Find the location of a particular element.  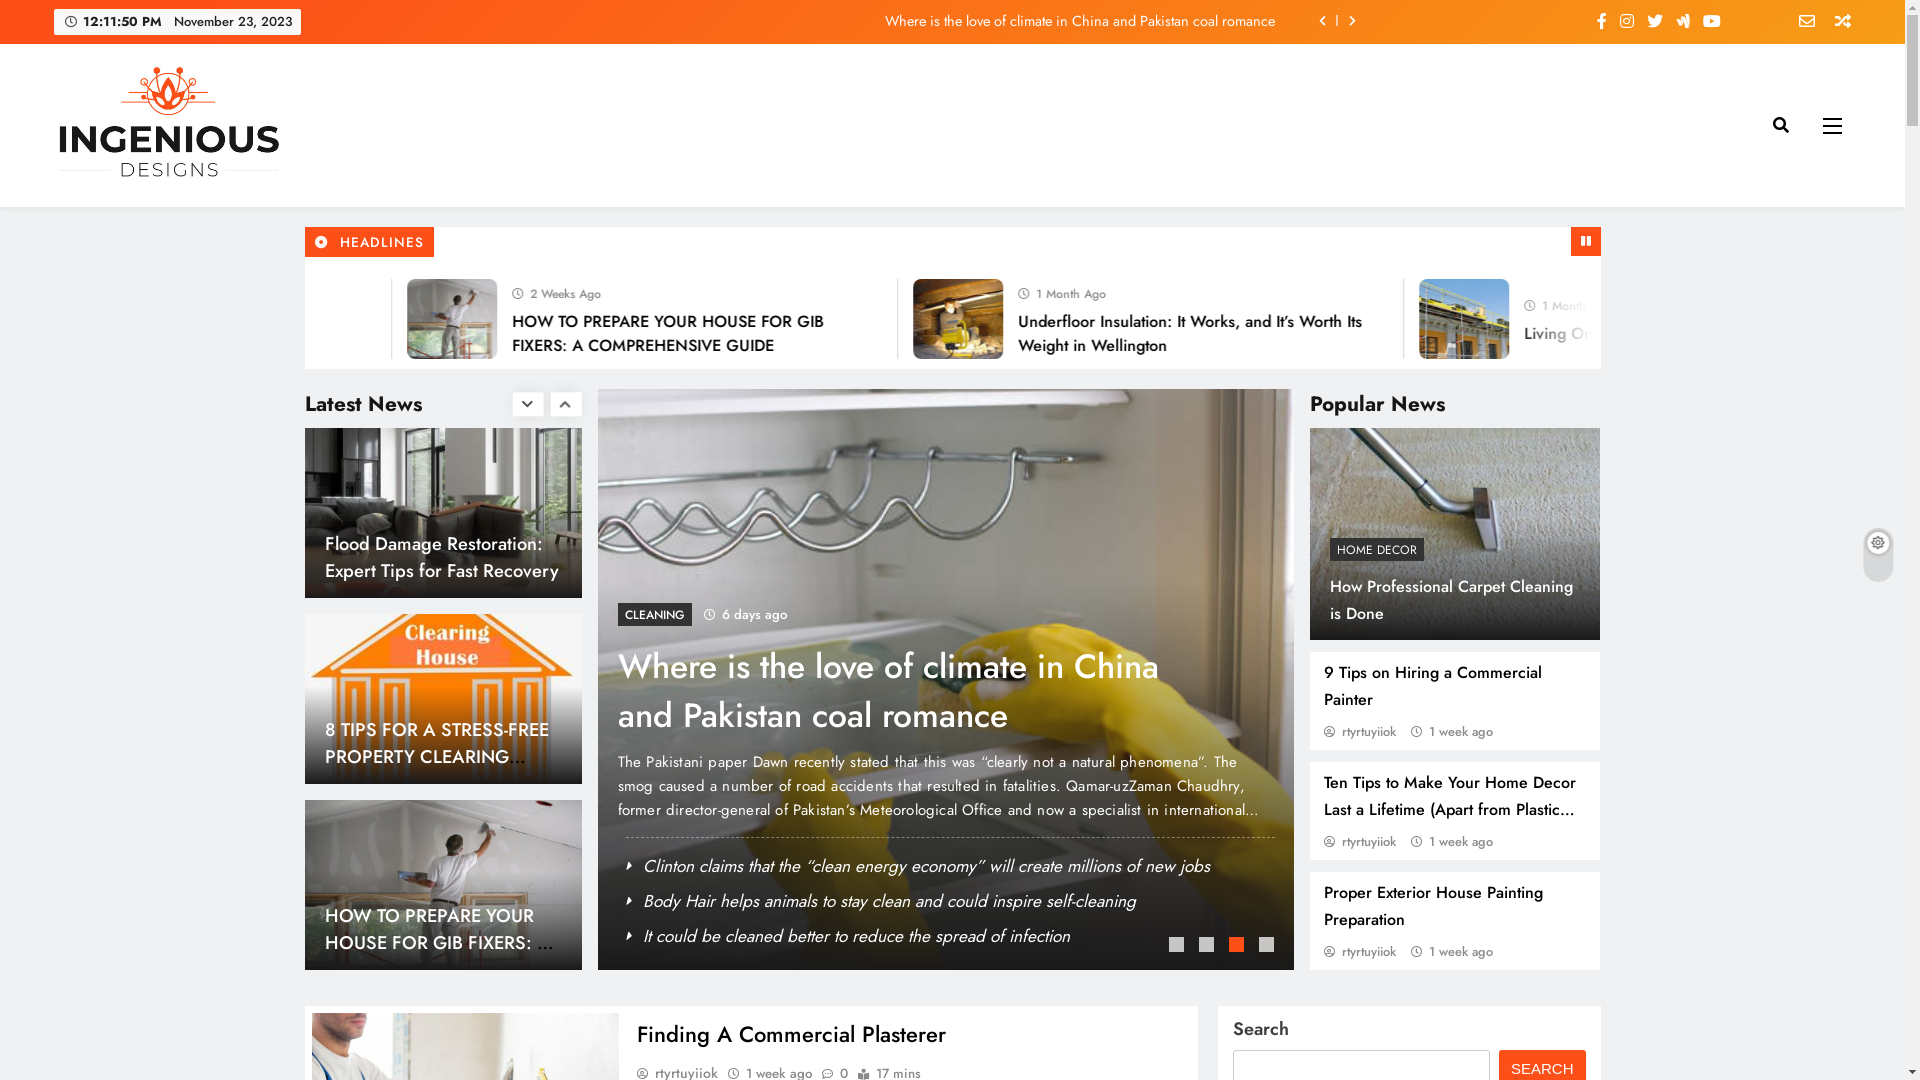

'1 week ago' is located at coordinates (1428, 731).